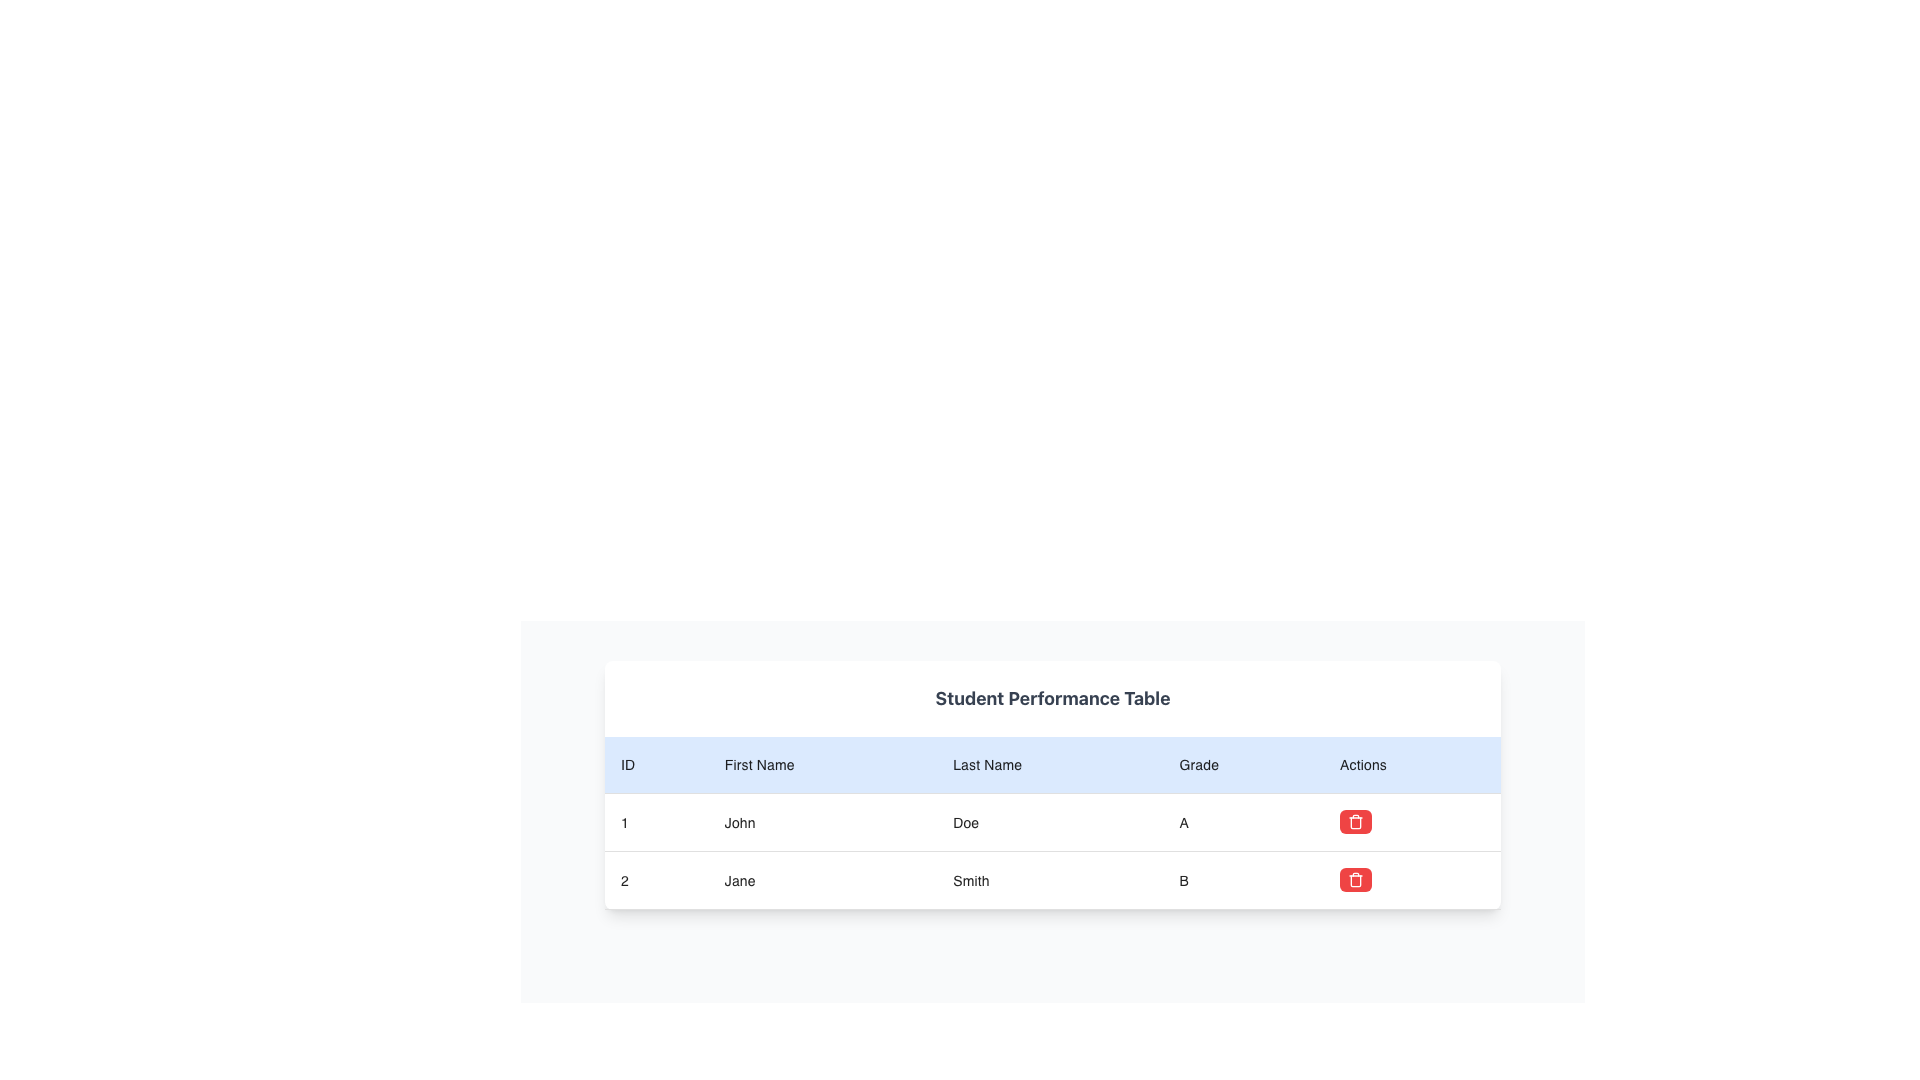 This screenshot has height=1080, width=1920. Describe the element at coordinates (1356, 878) in the screenshot. I see `the trash can icon located in the 'Actions' column of the second row by` at that location.